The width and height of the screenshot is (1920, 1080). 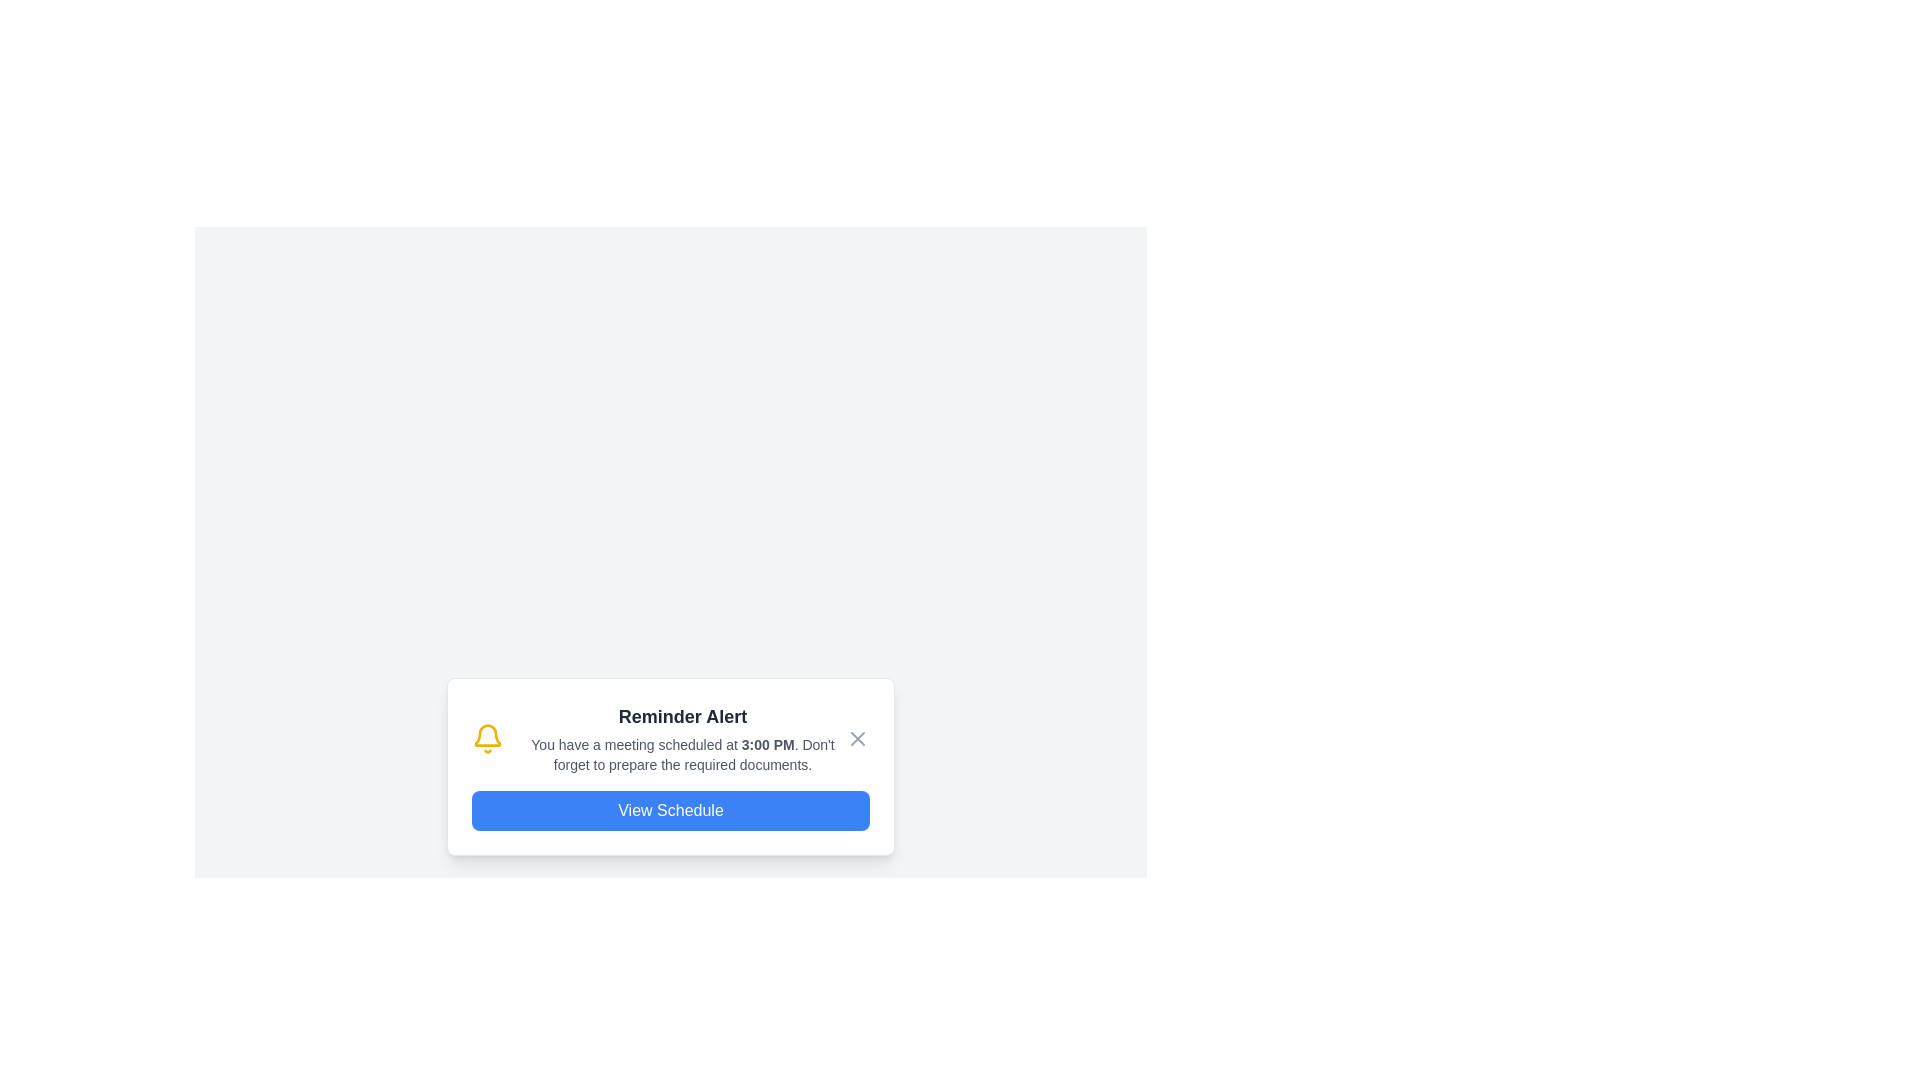 I want to click on the Text Label element, which serves as the title or header of a notification card, located at the top of the card above the paragraph text and the blue button labeled 'View Schedule', so click(x=682, y=716).